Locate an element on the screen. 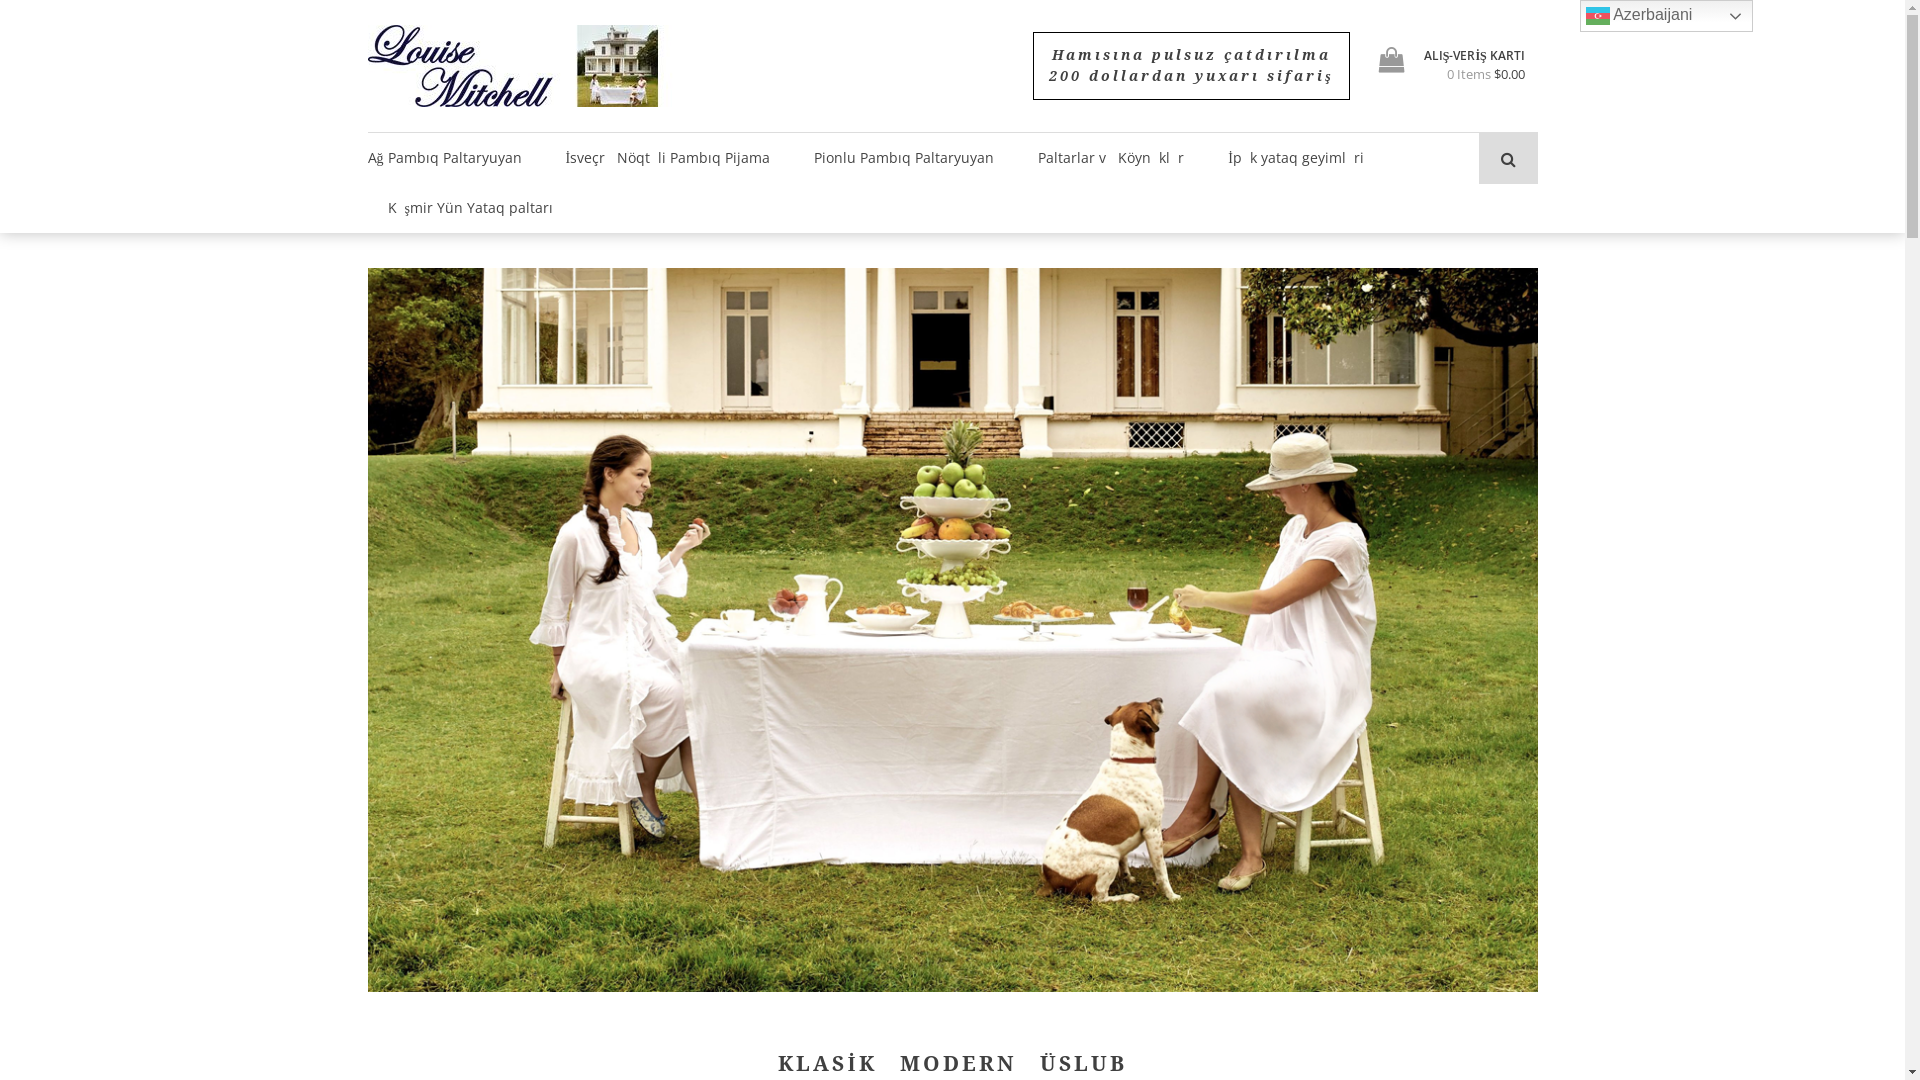 The width and height of the screenshot is (1920, 1080). 'Azerbaijani' is located at coordinates (1666, 15).